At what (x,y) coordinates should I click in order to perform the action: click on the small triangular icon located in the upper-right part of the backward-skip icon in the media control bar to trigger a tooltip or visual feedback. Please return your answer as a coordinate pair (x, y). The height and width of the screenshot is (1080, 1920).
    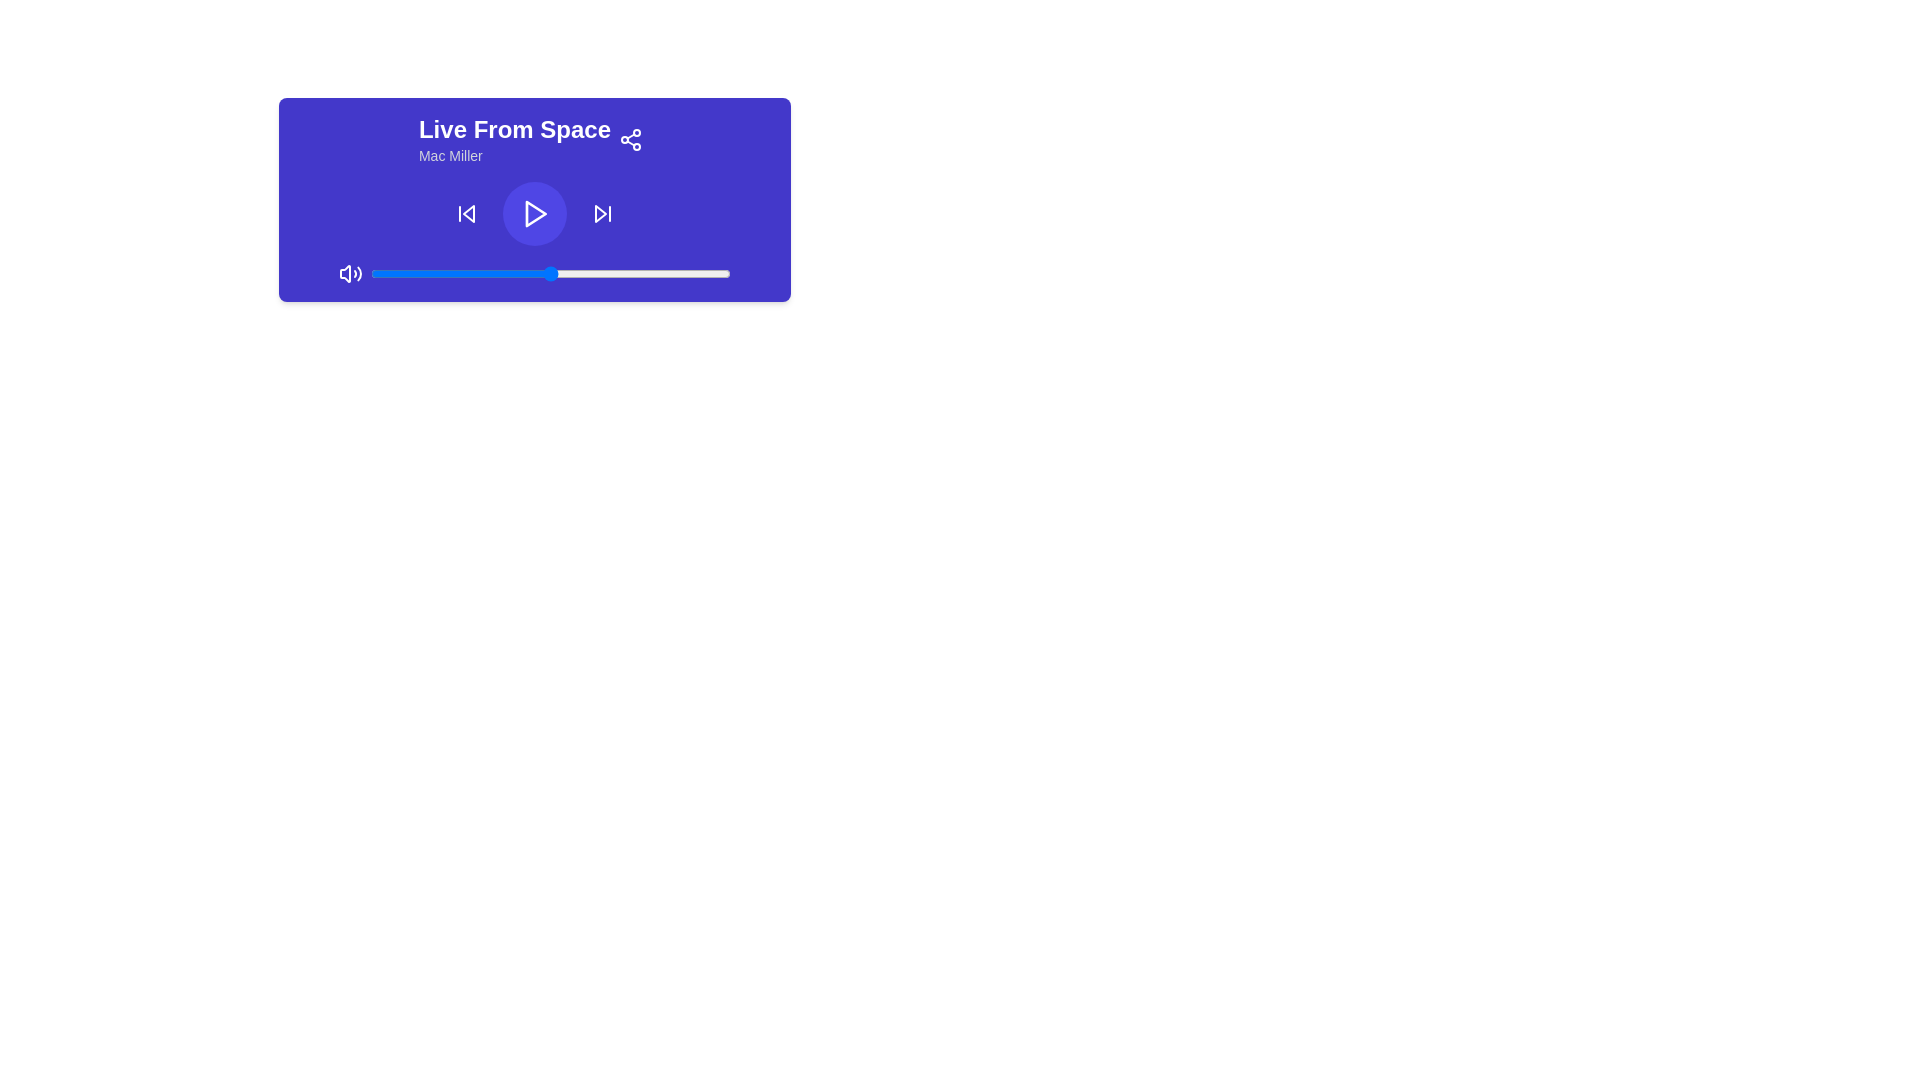
    Looking at the image, I should click on (468, 213).